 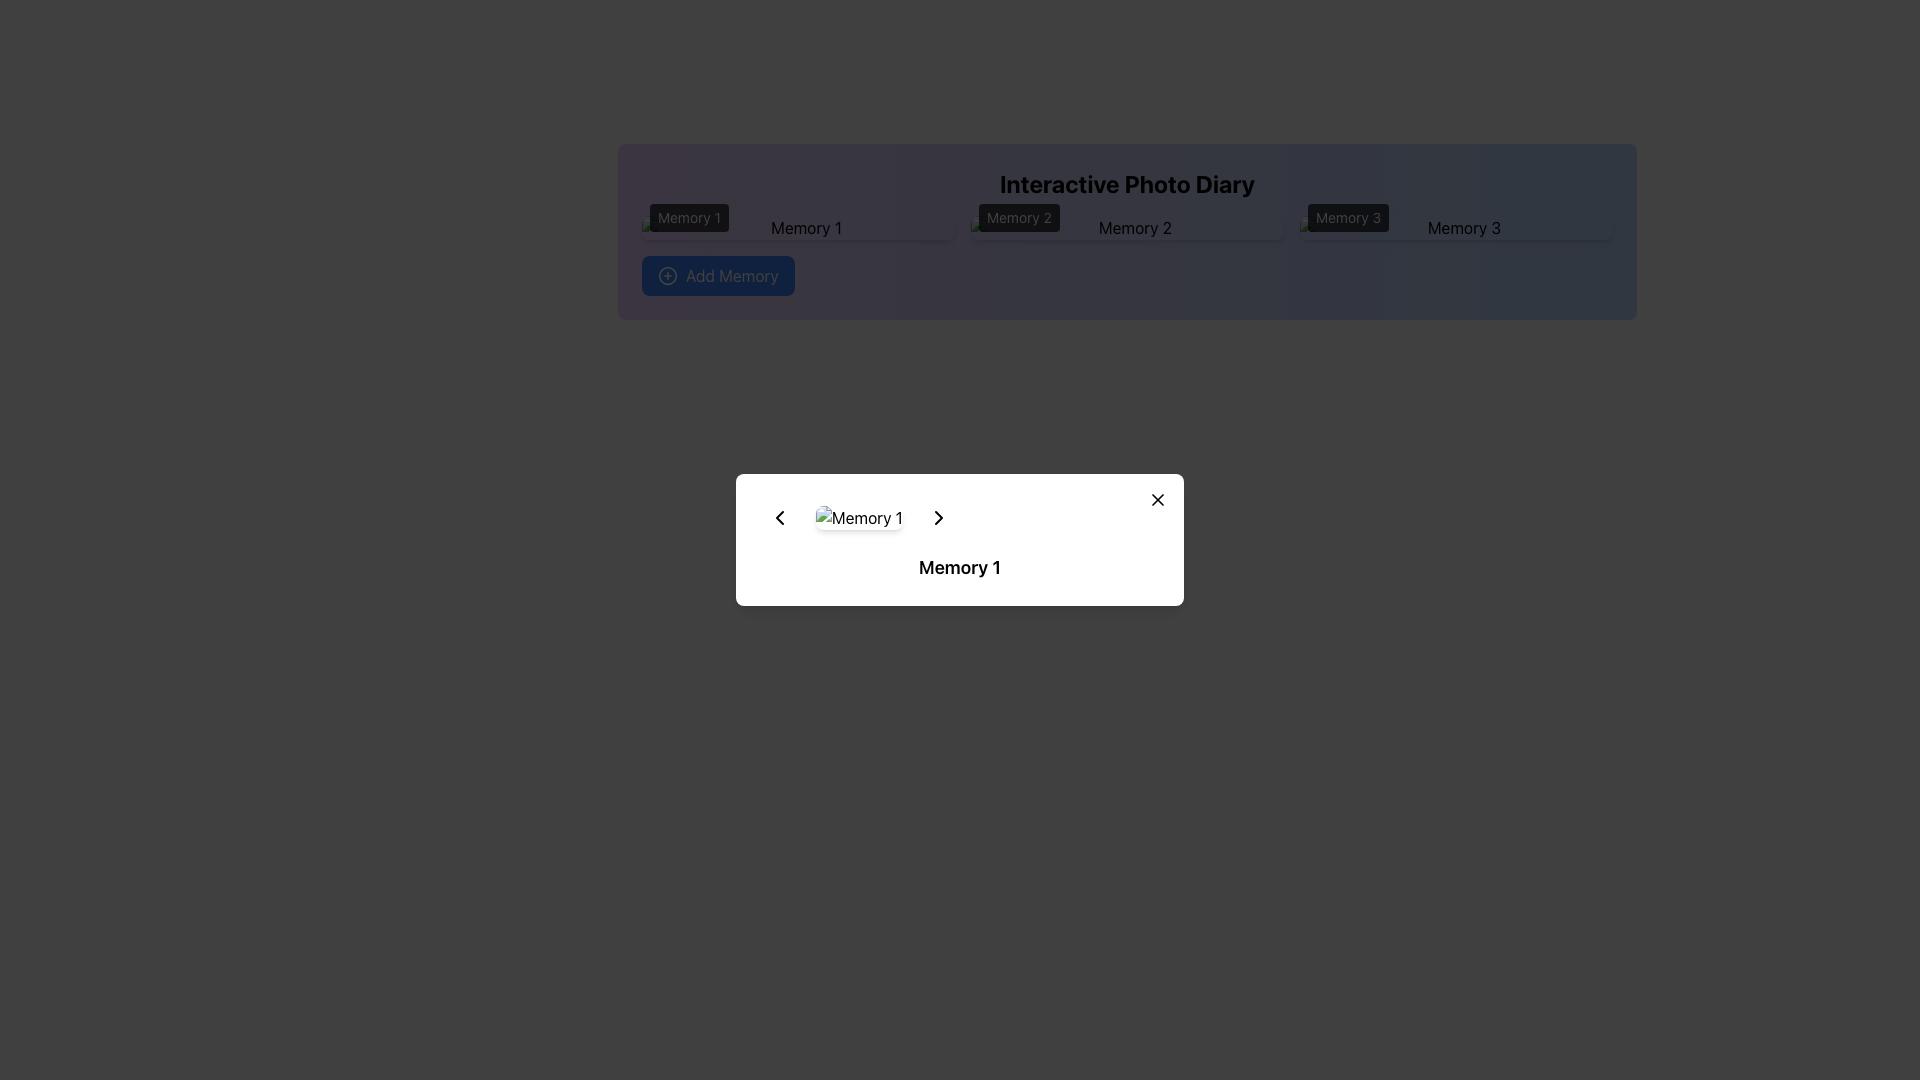 I want to click on the left-facing chevron icon button located in the top-left corner of the modal header section, so click(x=778, y=516).